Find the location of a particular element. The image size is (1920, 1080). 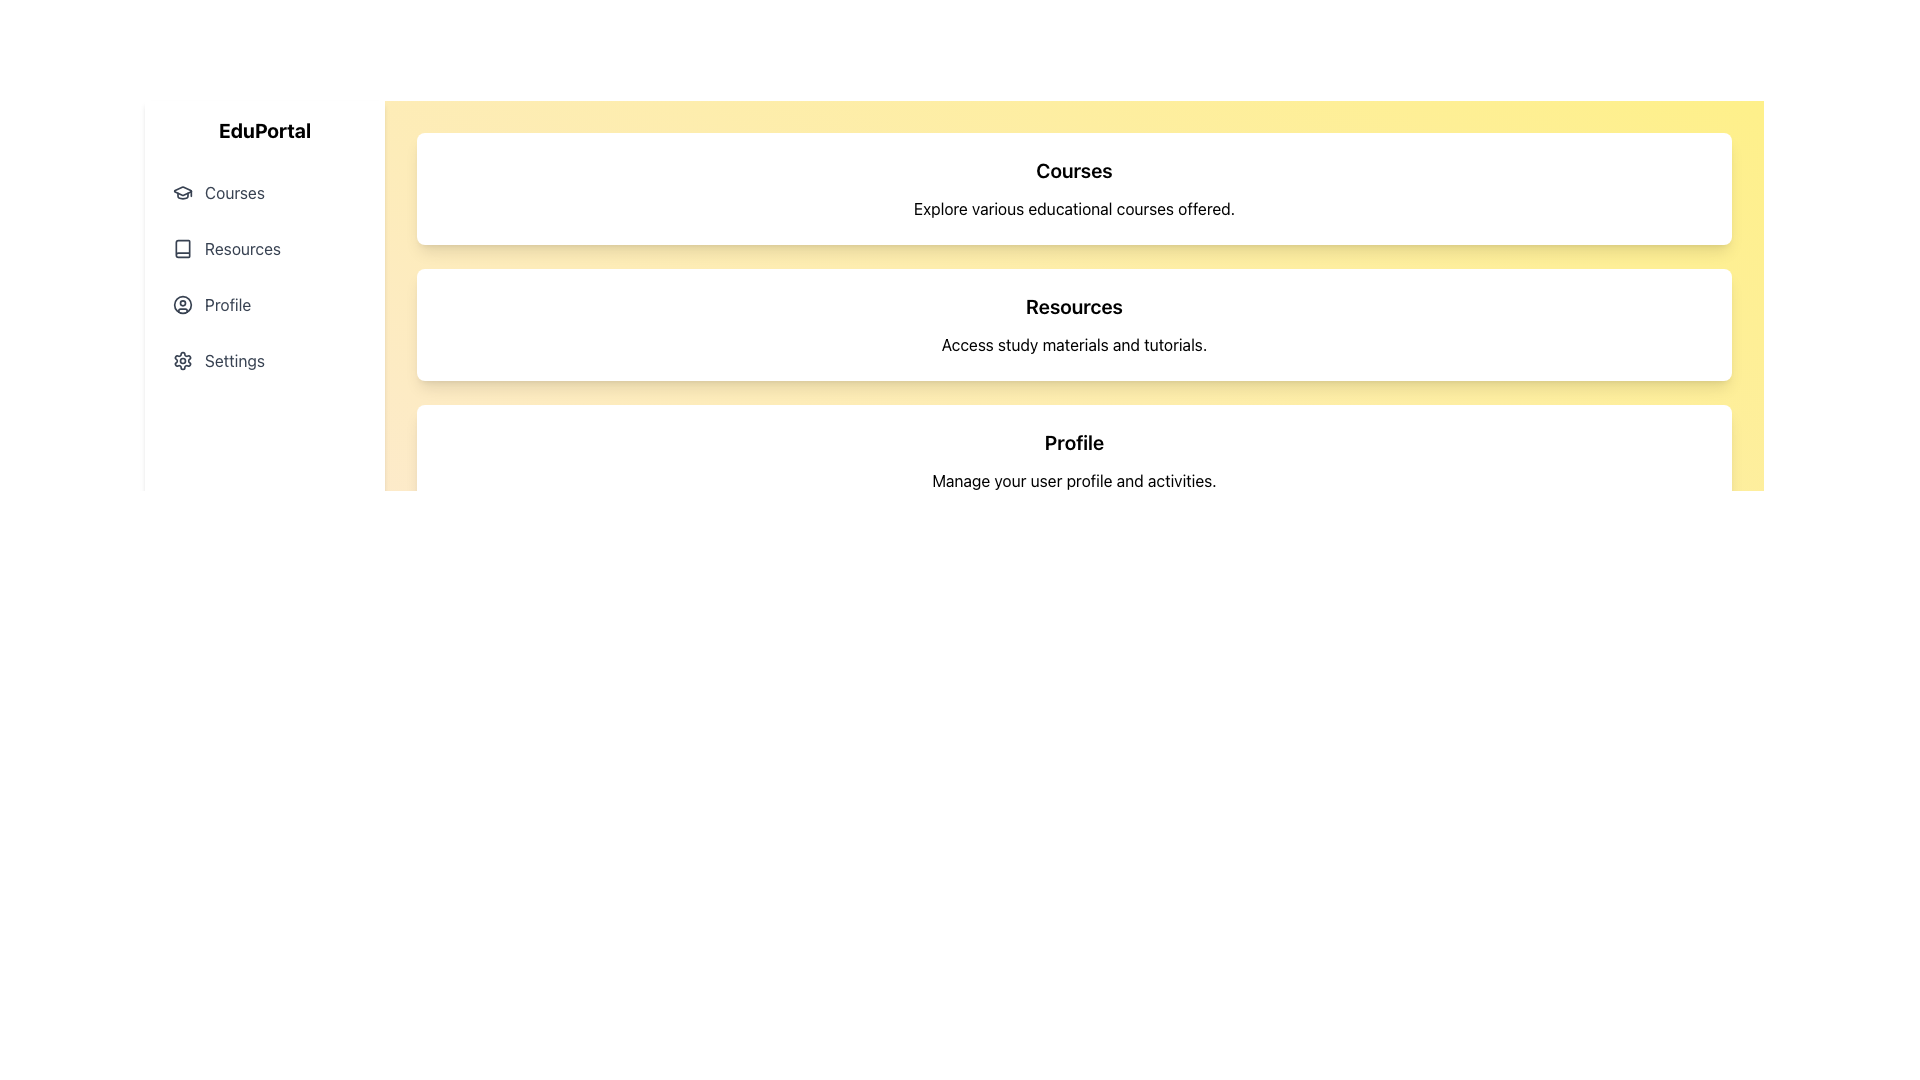

the user profile icon, which is a circular SVG graphical component with a filled center, located in the vertical navigation bar on the left side of the interface, adjacent to the 'Profile' text label is located at coordinates (182, 304).